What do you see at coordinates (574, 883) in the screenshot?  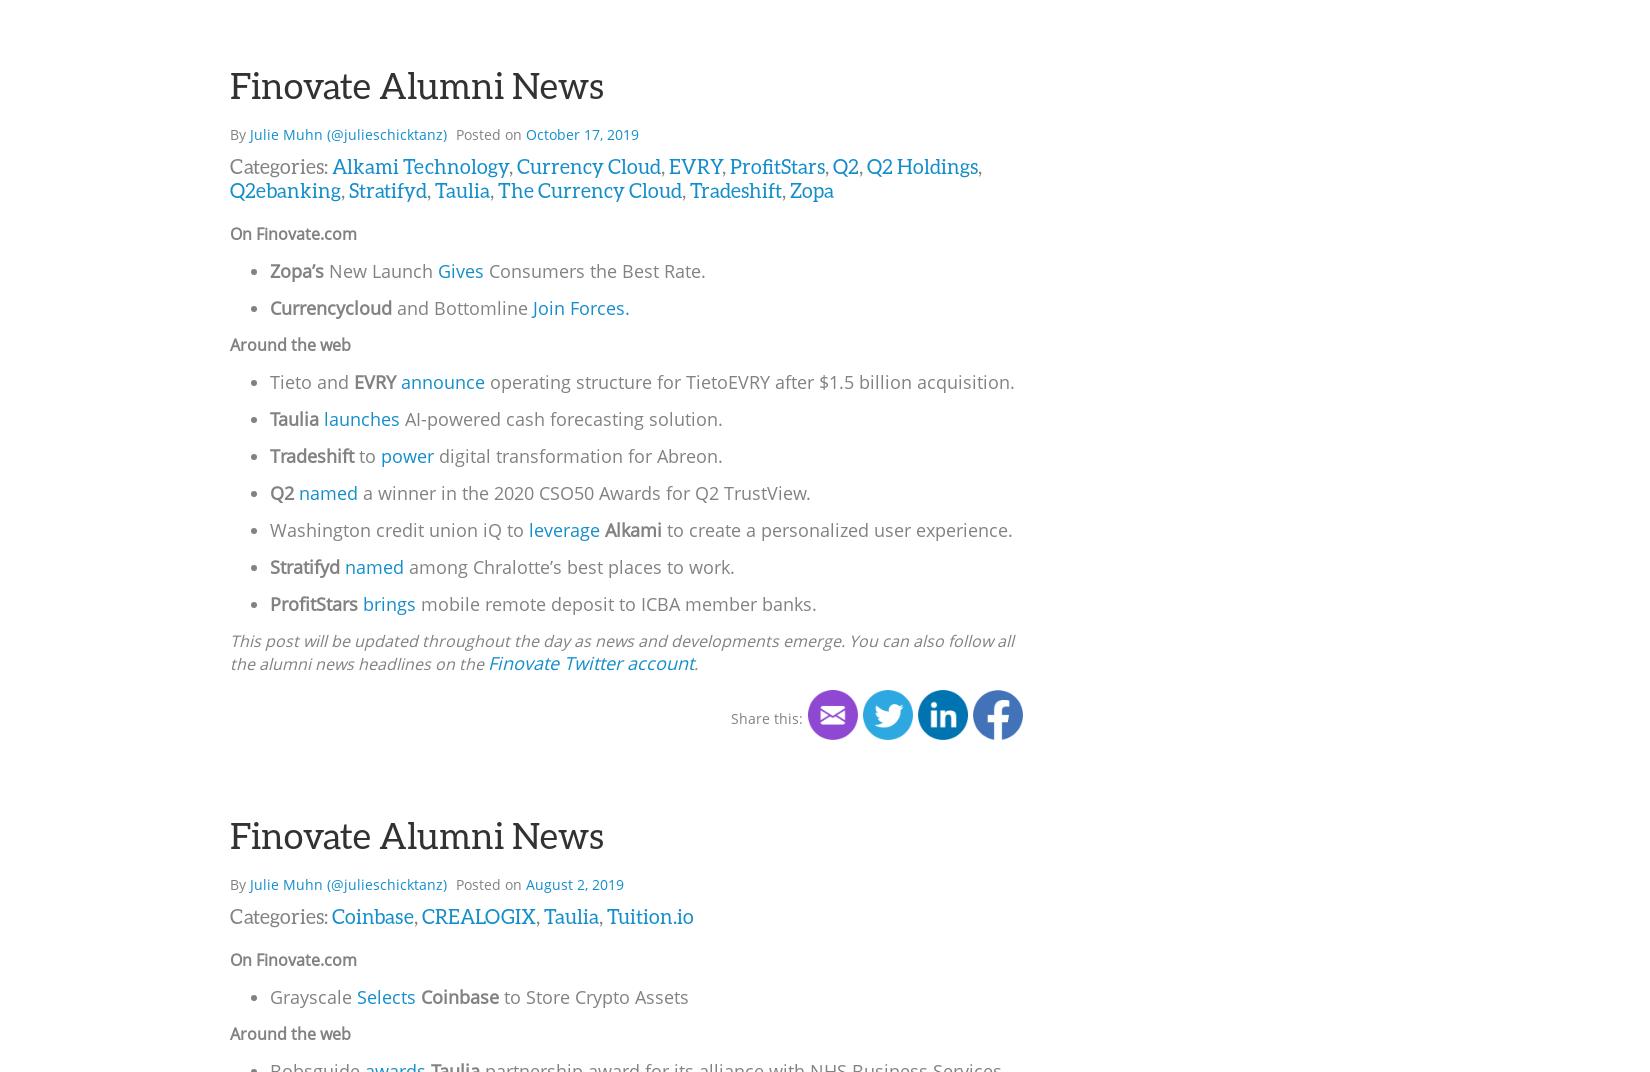 I see `'August 2, 2019'` at bounding box center [574, 883].